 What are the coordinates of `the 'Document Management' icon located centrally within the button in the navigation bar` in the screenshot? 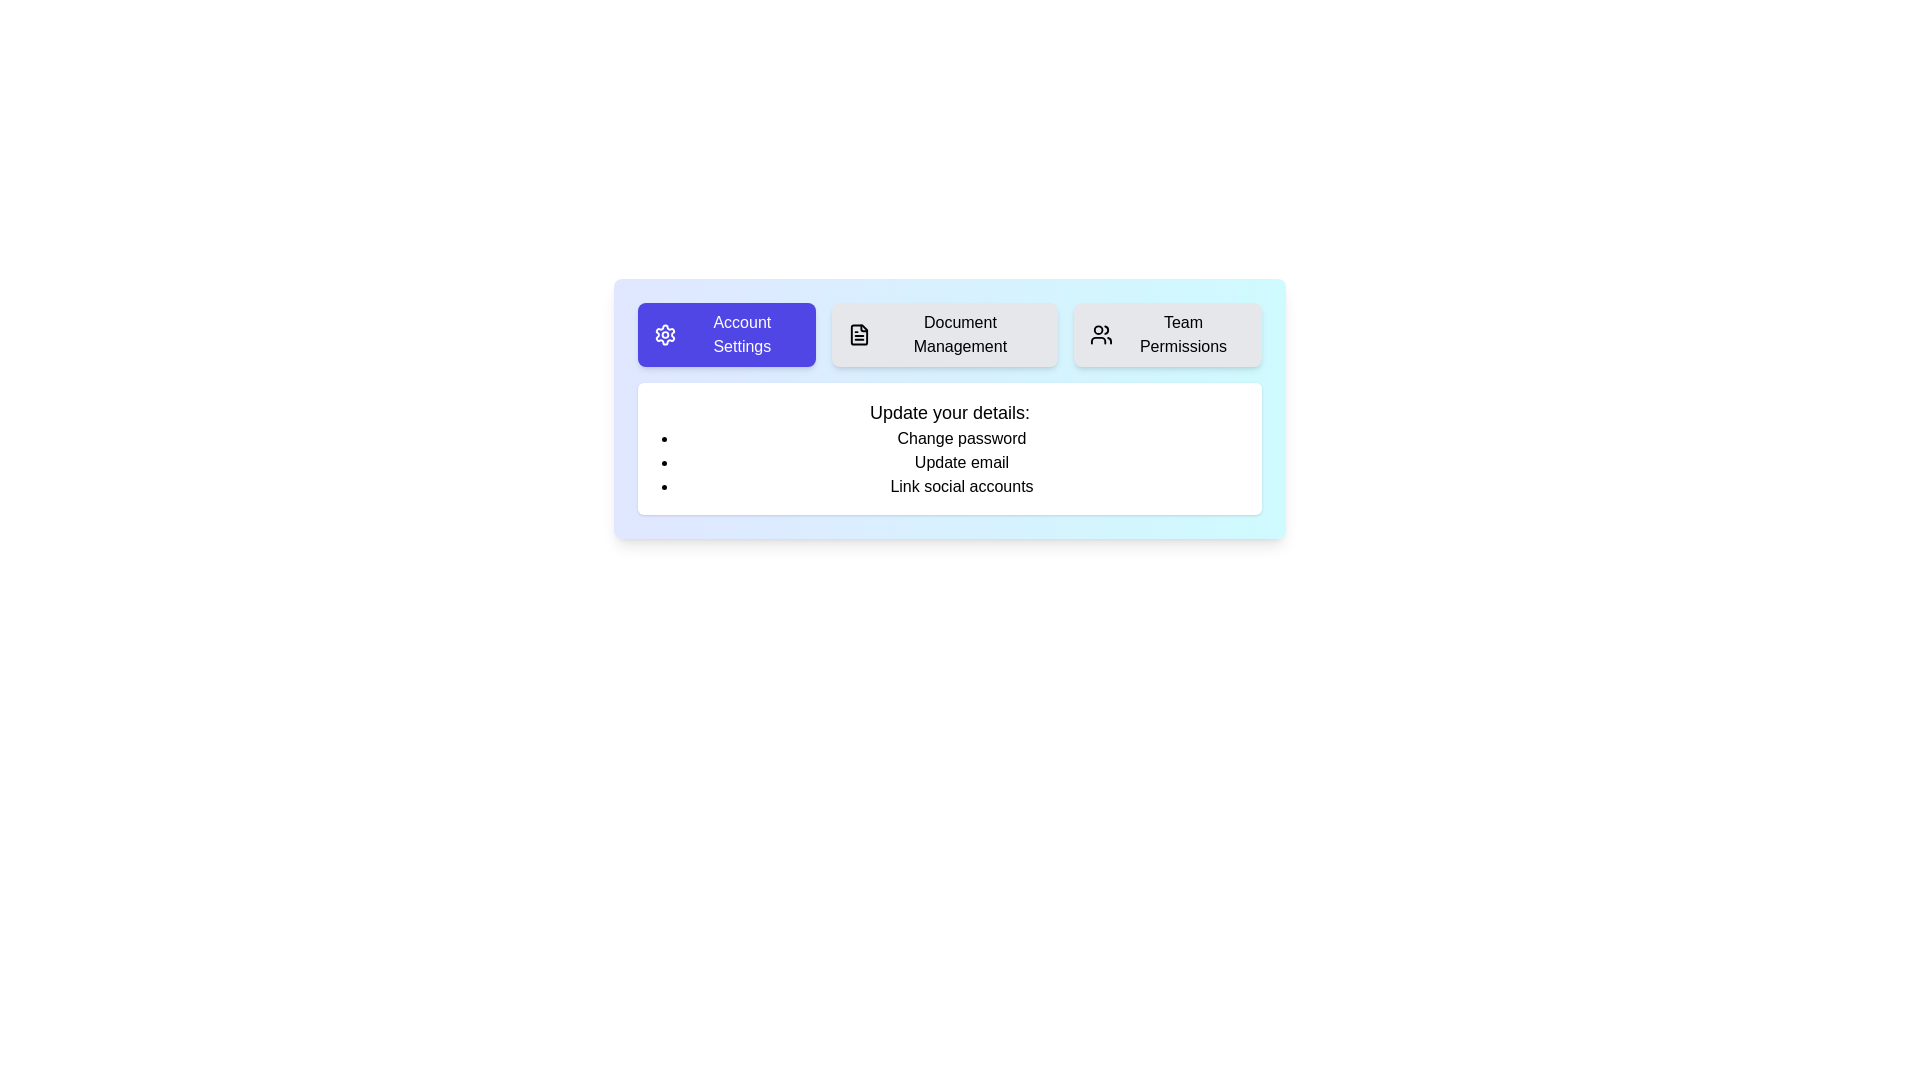 It's located at (859, 334).